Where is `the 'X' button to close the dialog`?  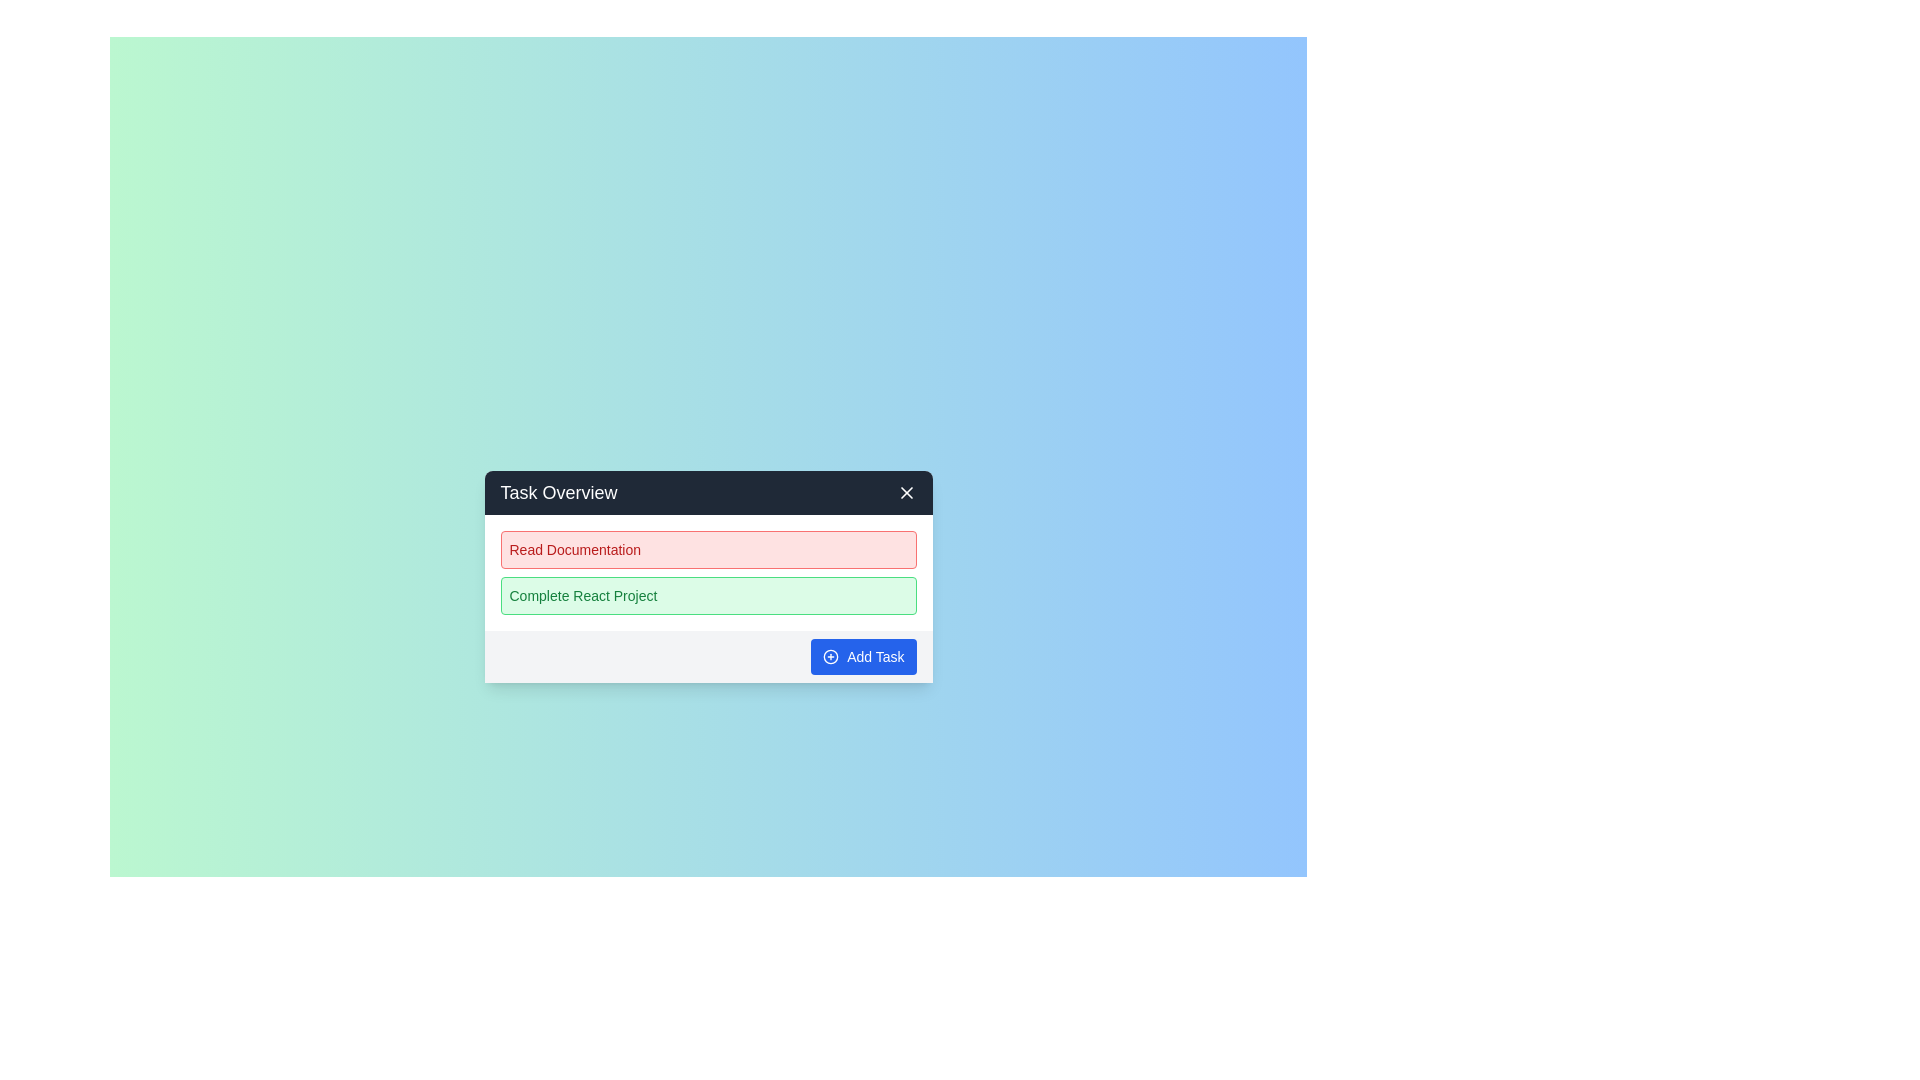
the 'X' button to close the dialog is located at coordinates (905, 493).